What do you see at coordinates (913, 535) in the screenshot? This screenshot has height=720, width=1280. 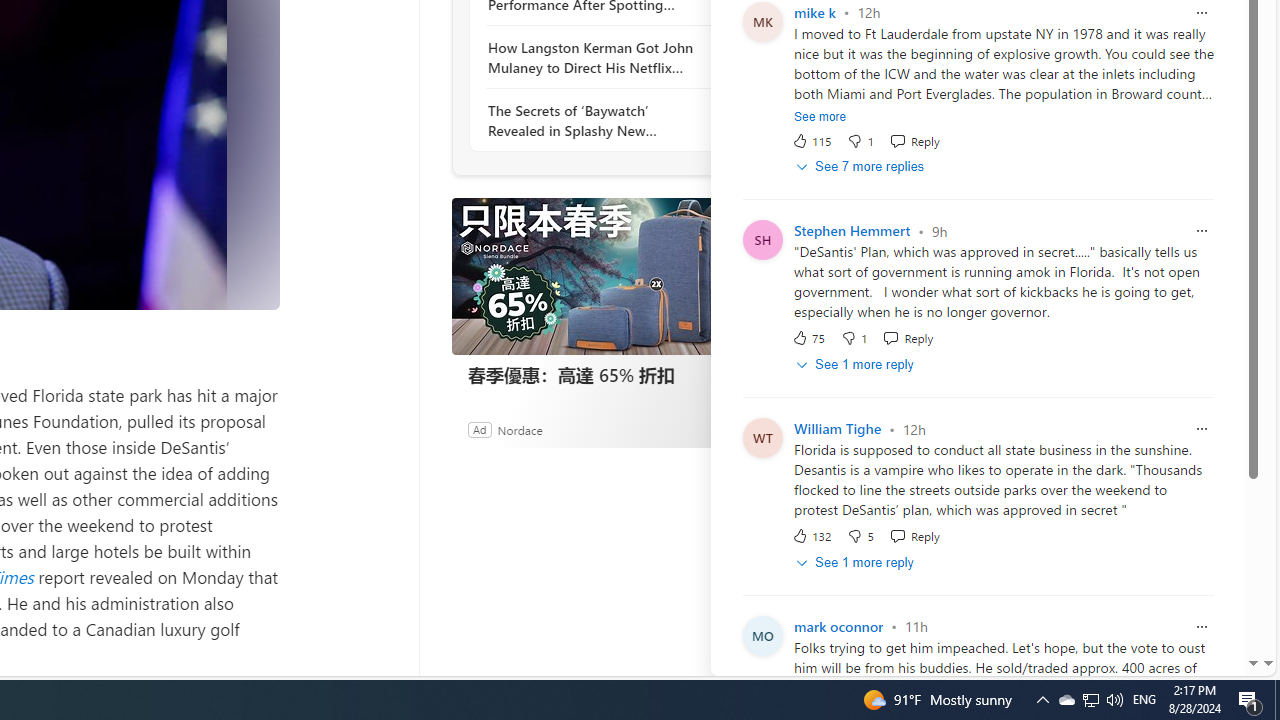 I see `'Reply Reply Comment'` at bounding box center [913, 535].